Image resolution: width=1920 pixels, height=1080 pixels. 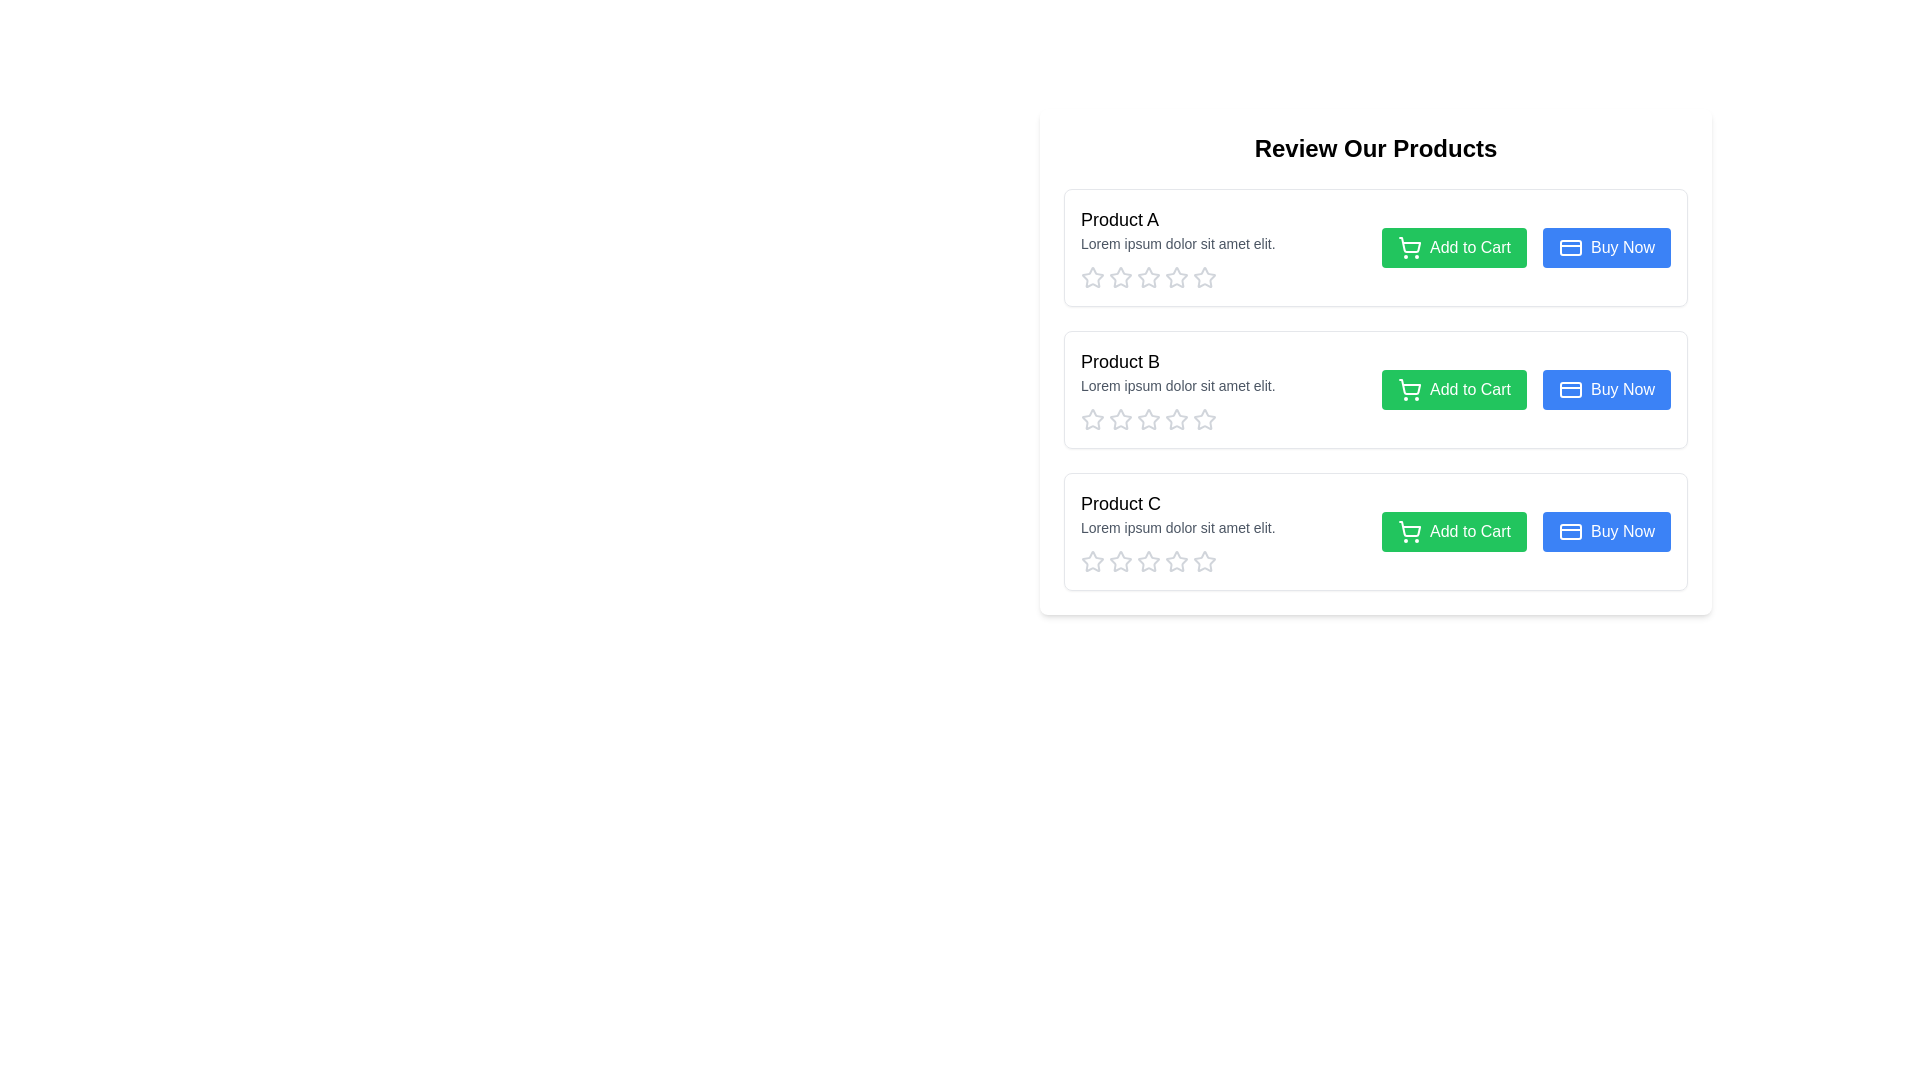 What do you see at coordinates (1118, 418) in the screenshot?
I see `the second star icon in the rating system for 'Product B' to give a partial rating` at bounding box center [1118, 418].